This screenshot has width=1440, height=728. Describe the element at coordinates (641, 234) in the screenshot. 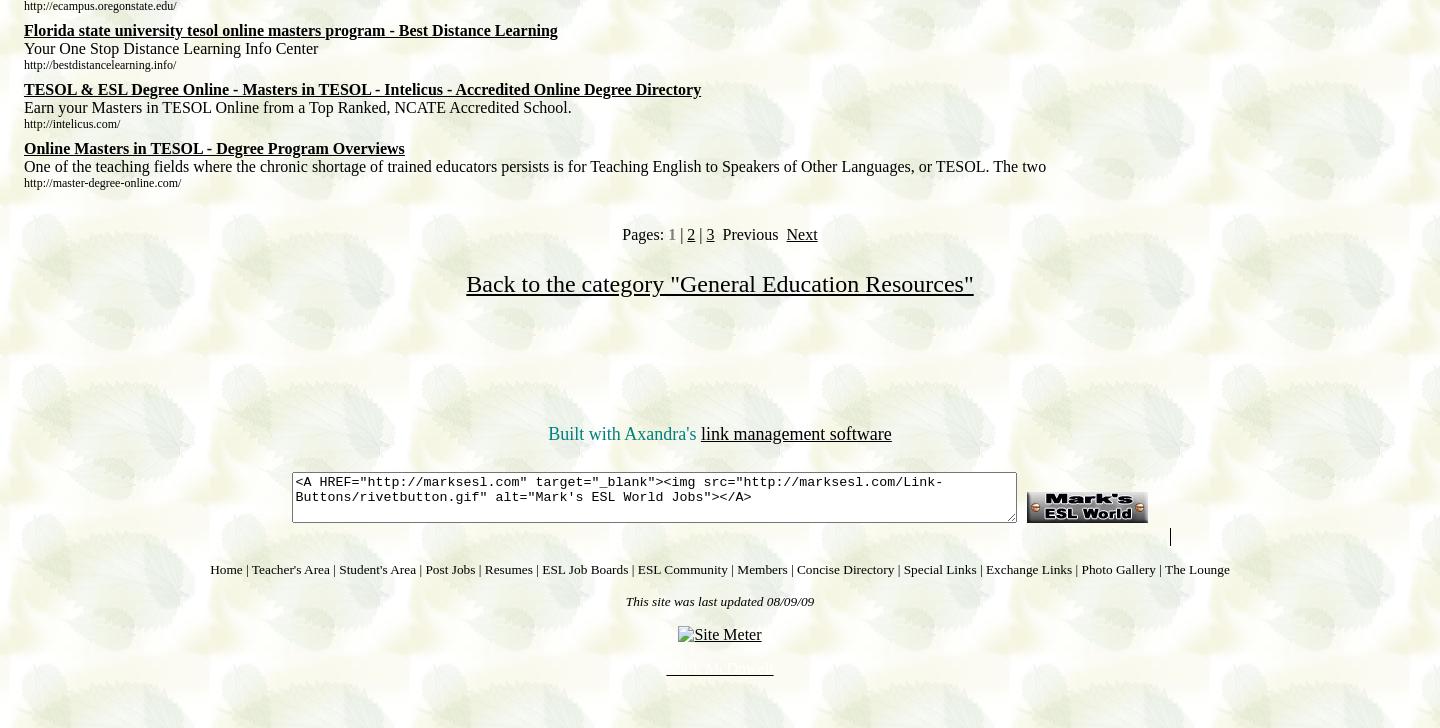

I see `'Pages:'` at that location.